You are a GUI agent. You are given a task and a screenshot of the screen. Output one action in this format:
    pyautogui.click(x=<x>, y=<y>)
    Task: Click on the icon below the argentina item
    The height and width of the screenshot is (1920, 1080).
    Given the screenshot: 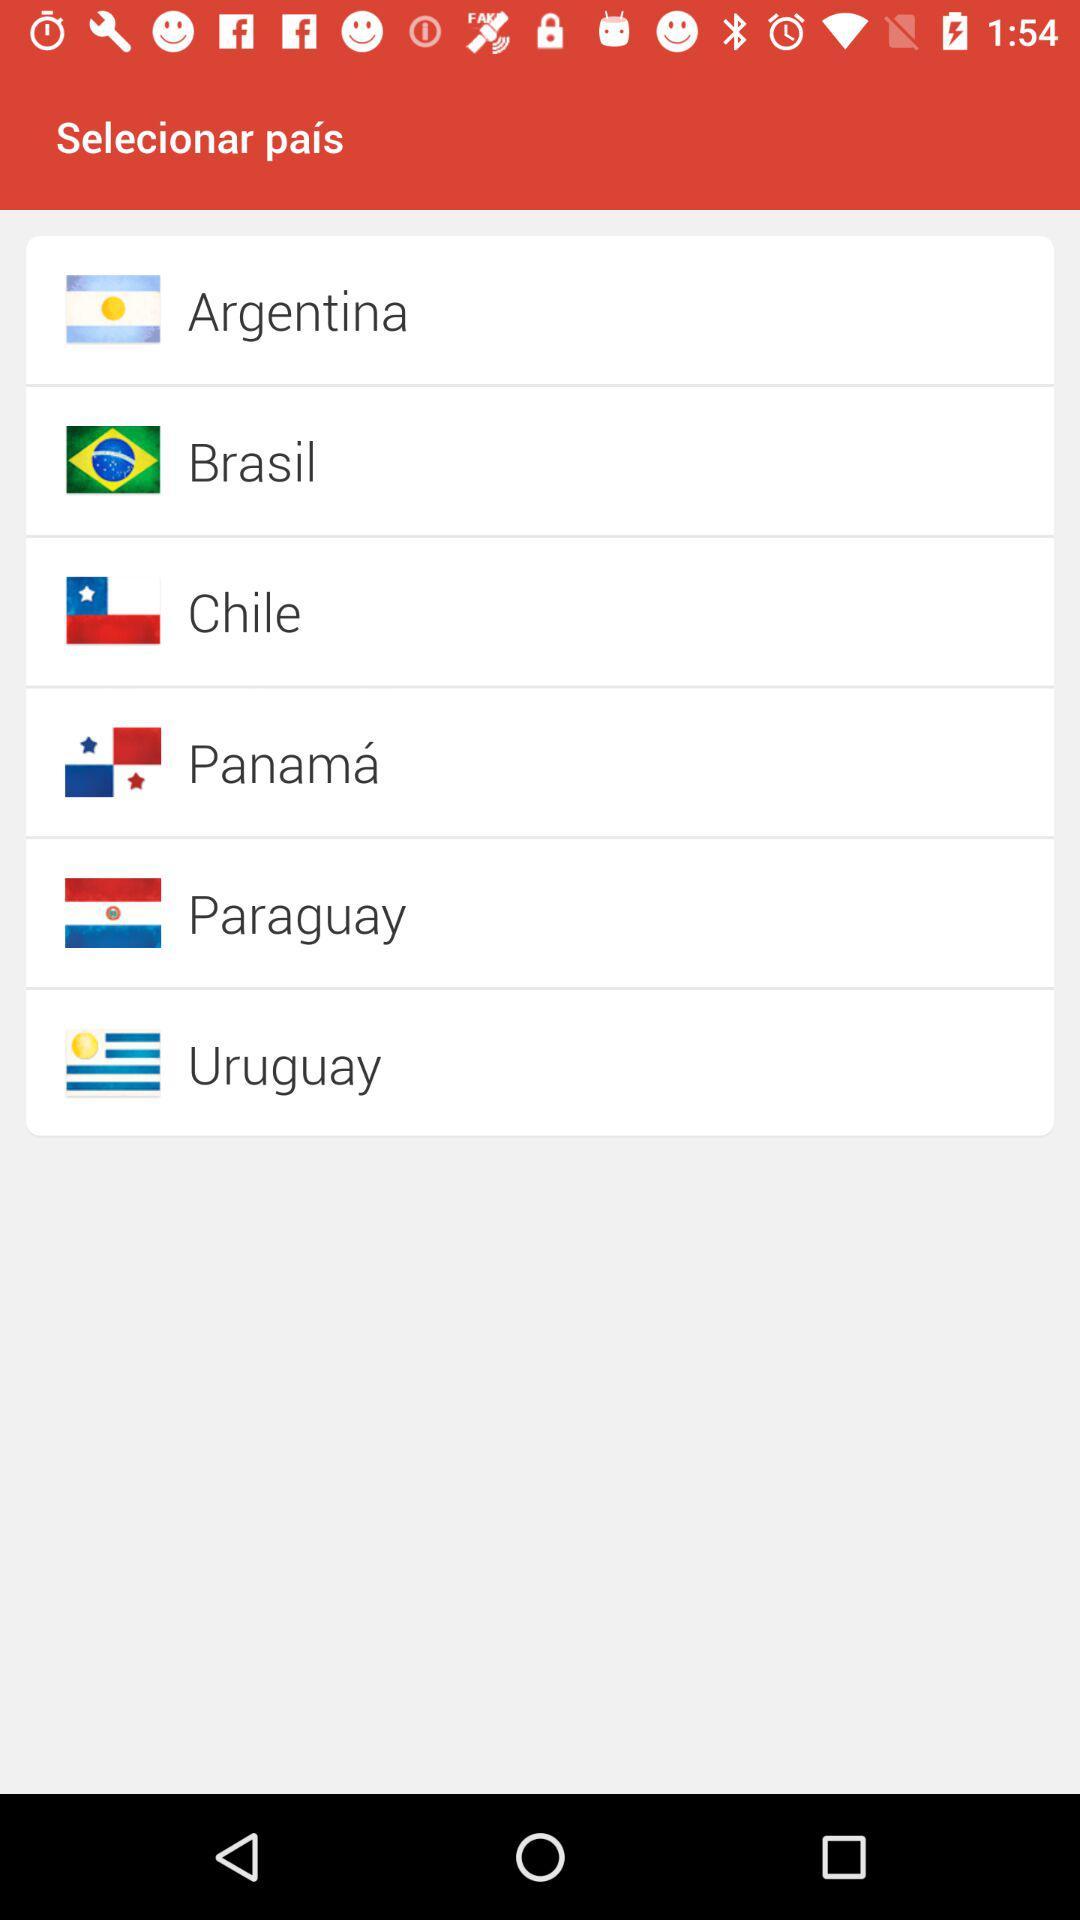 What is the action you would take?
    pyautogui.click(x=469, y=459)
    